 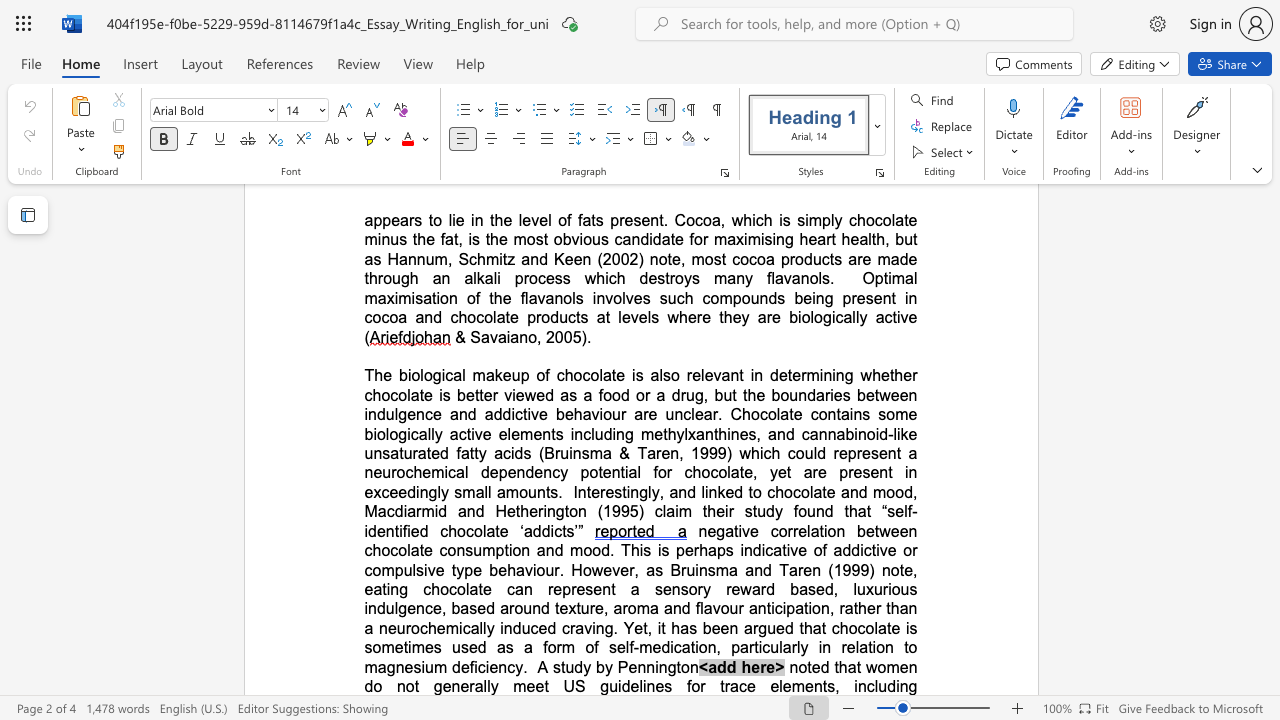 I want to click on the subset text "d that wo" within the text "noted that women do not", so click(x=820, y=667).